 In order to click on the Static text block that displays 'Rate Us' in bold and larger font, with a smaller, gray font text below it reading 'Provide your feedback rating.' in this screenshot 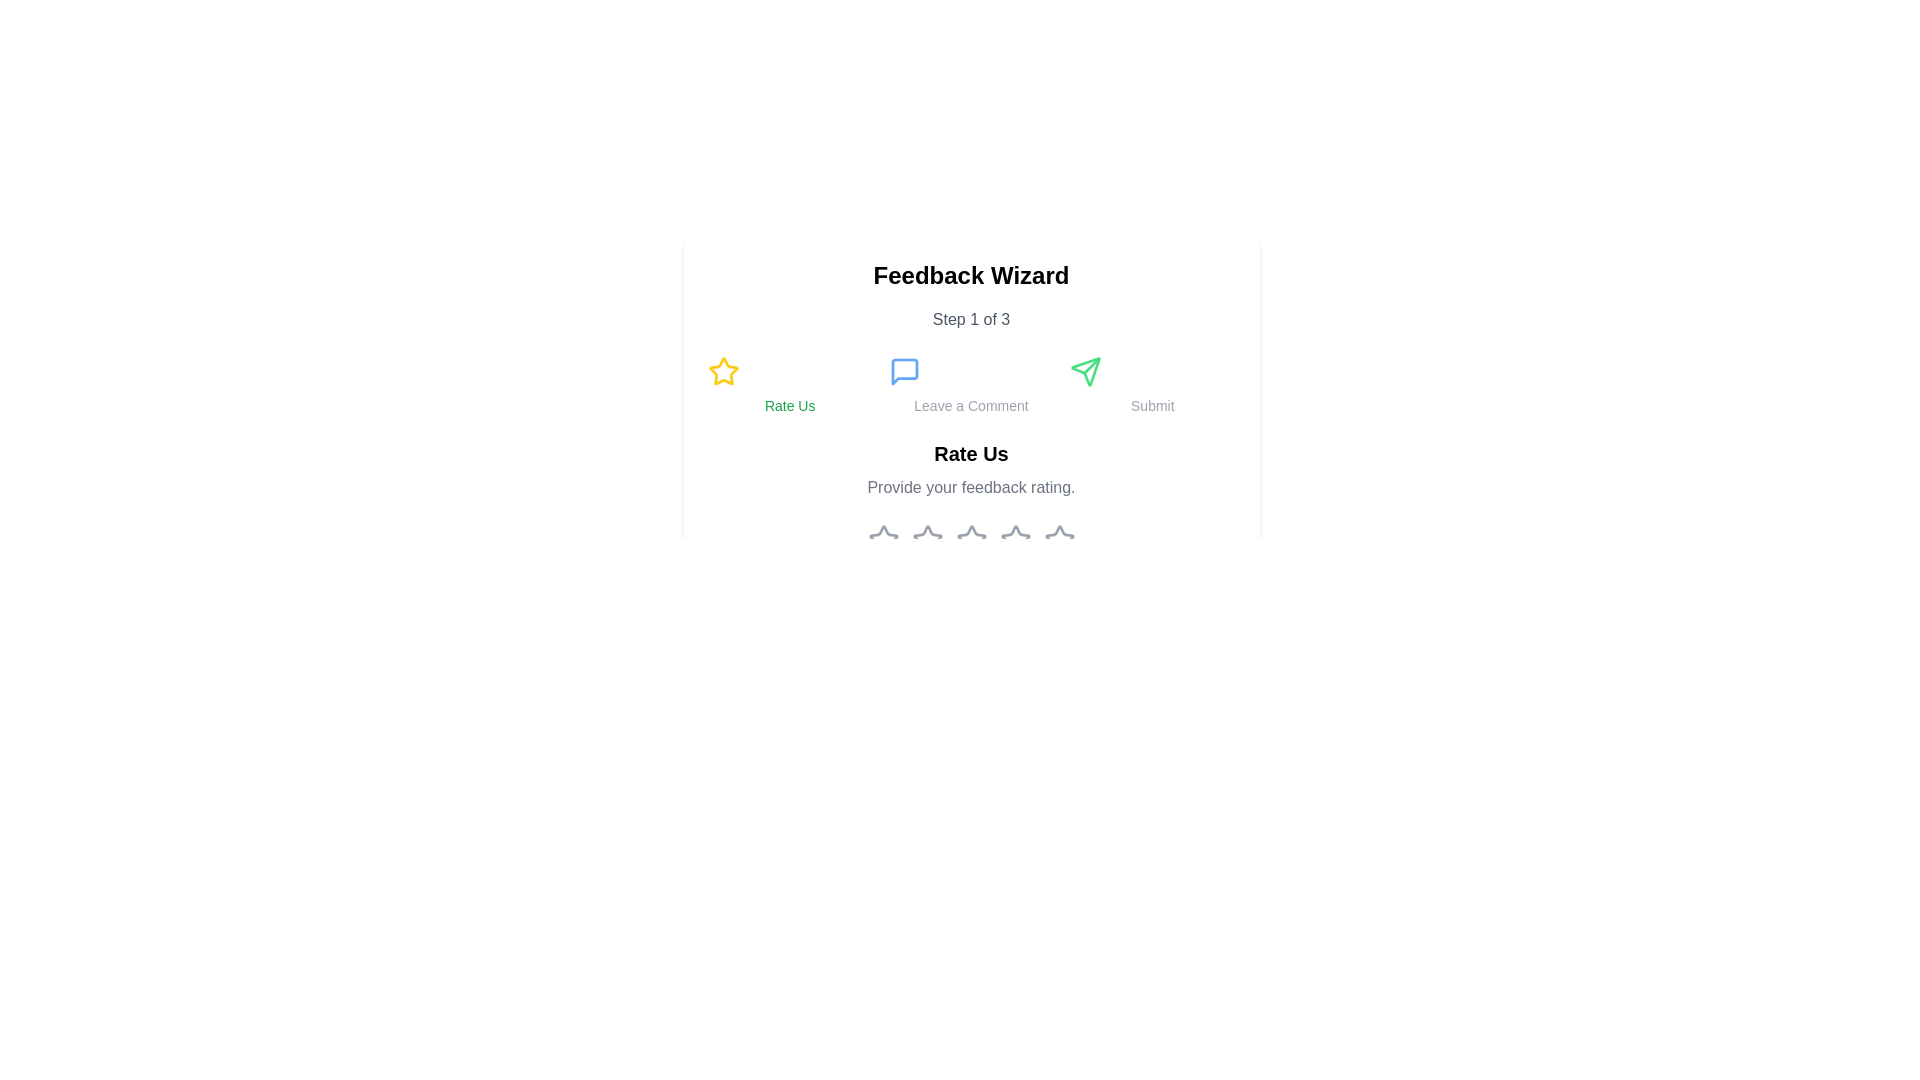, I will do `click(971, 470)`.